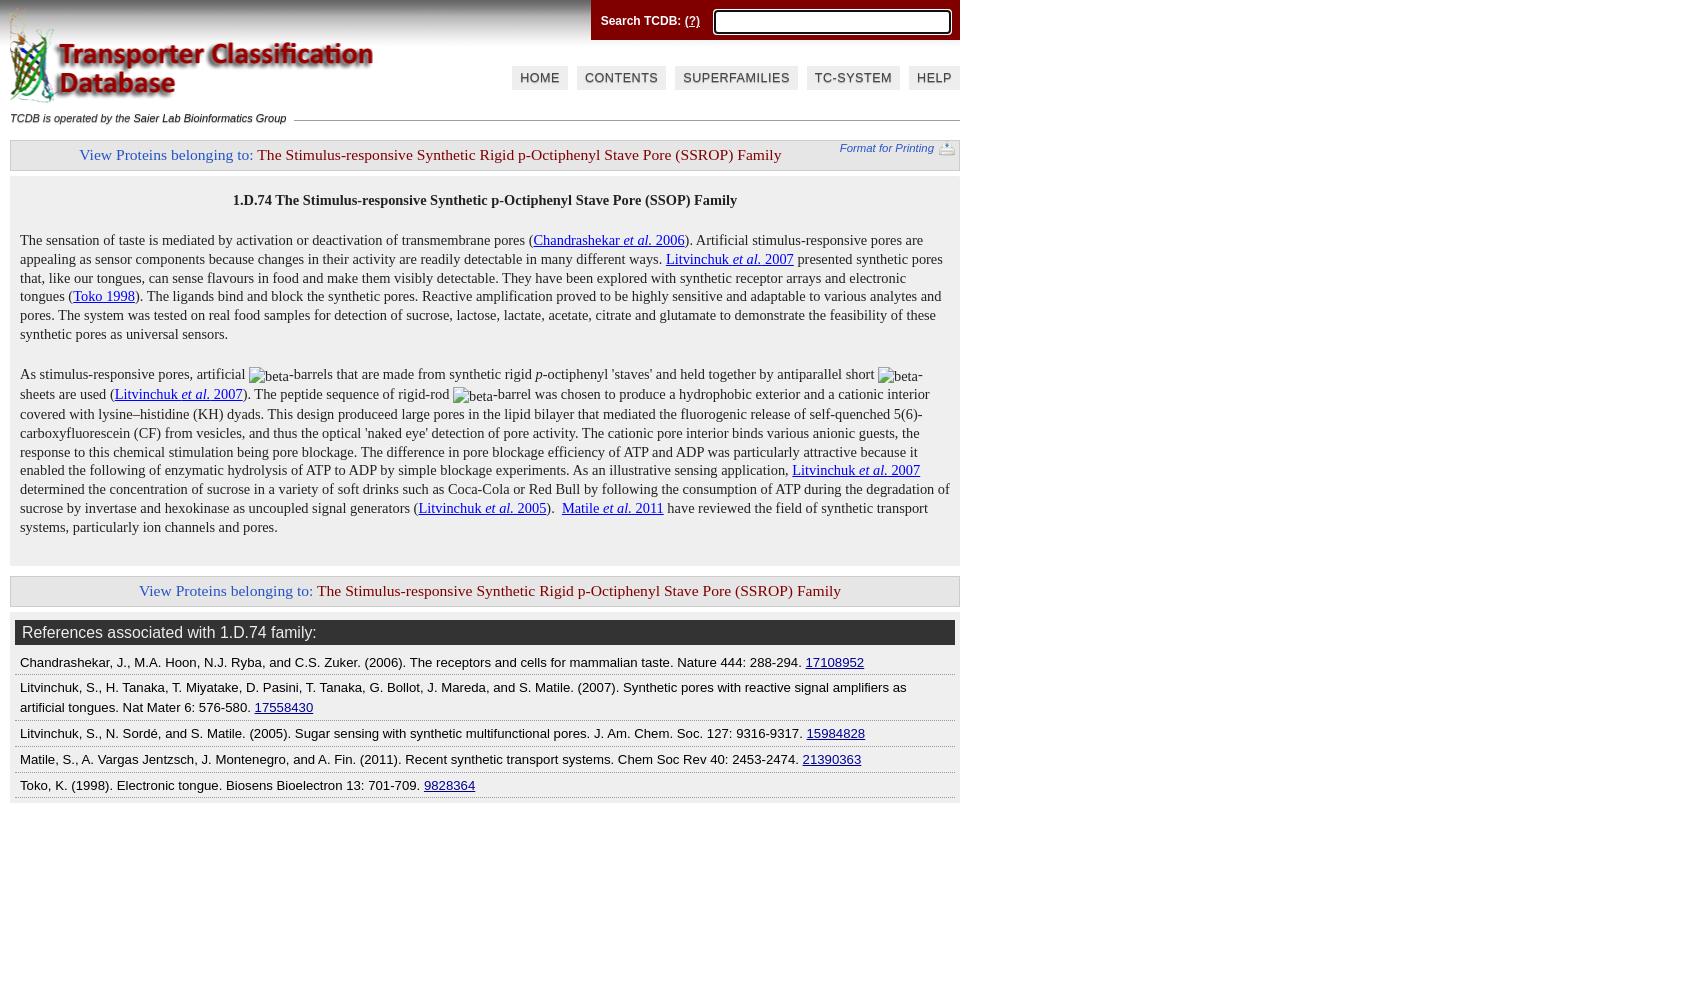  I want to click on '-sheets are used (', so click(470, 384).